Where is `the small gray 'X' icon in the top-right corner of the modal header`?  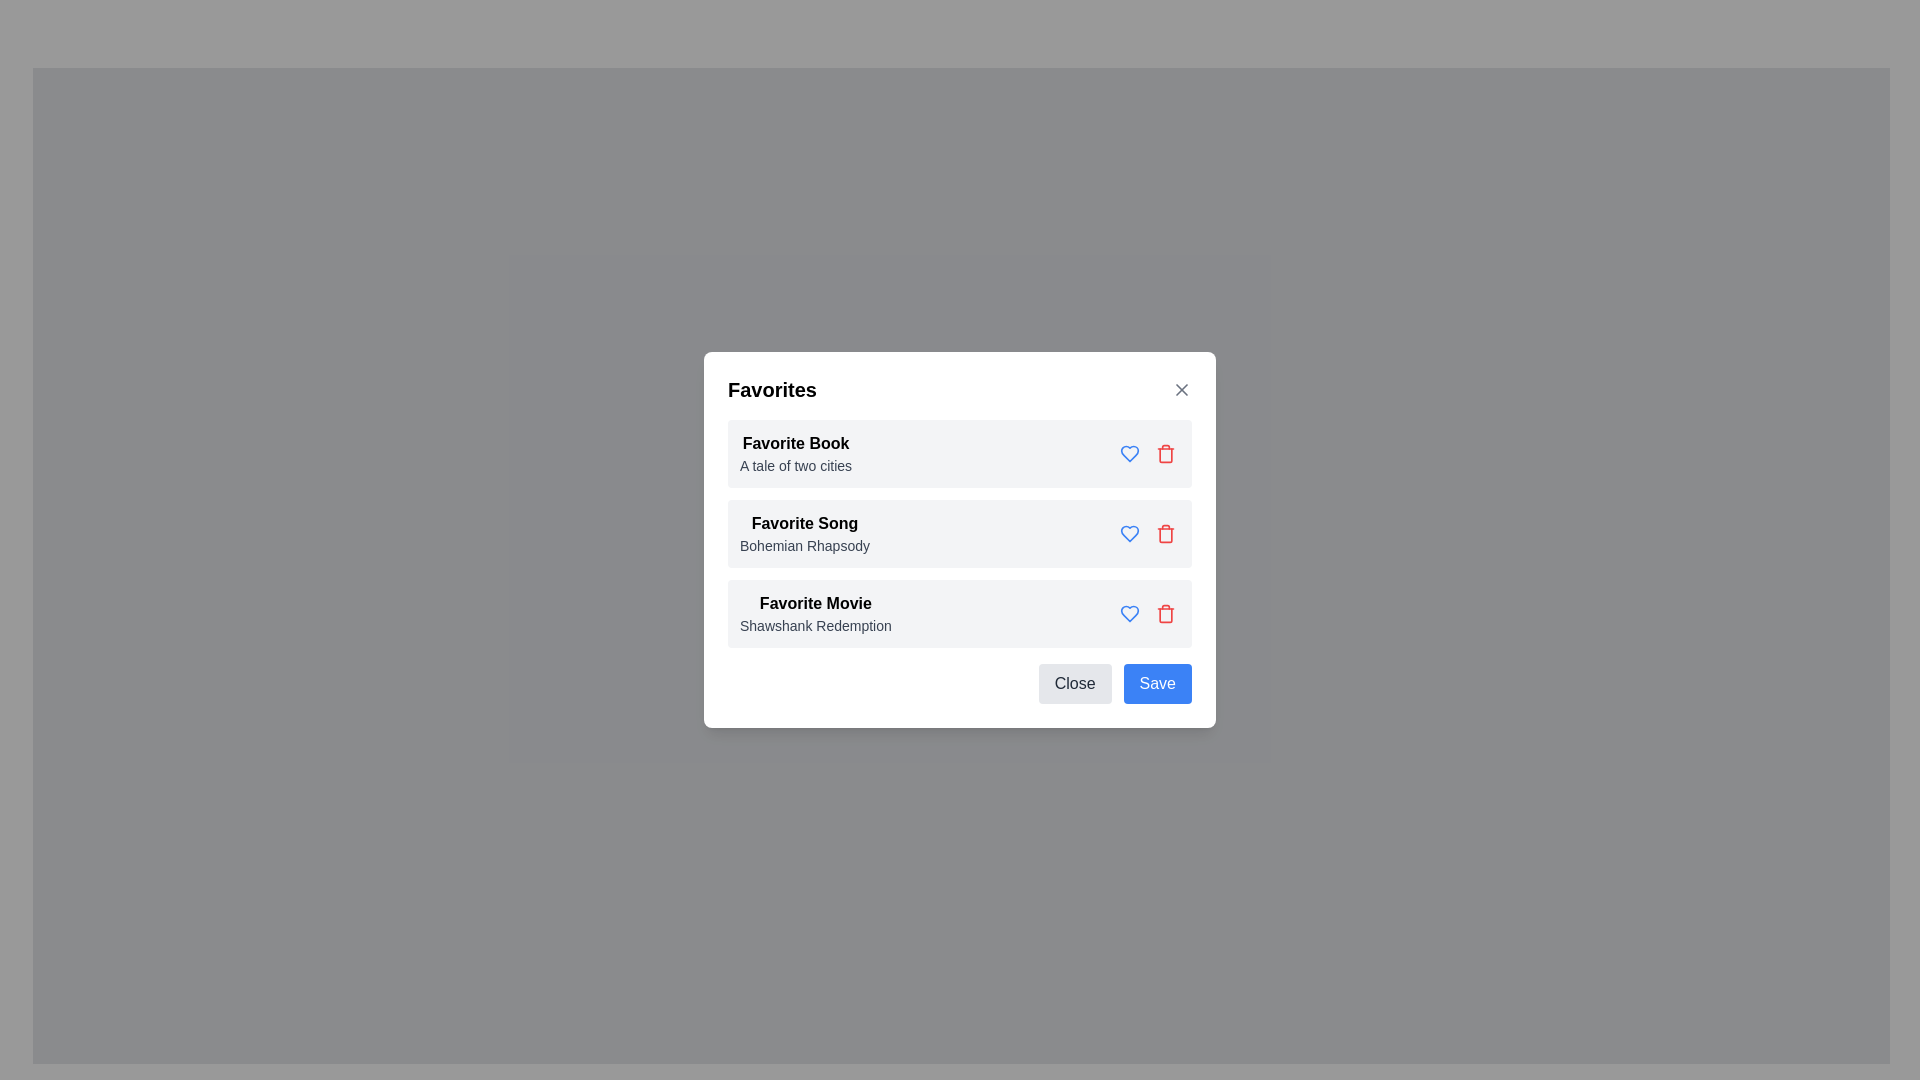
the small gray 'X' icon in the top-right corner of the modal header is located at coordinates (1181, 389).